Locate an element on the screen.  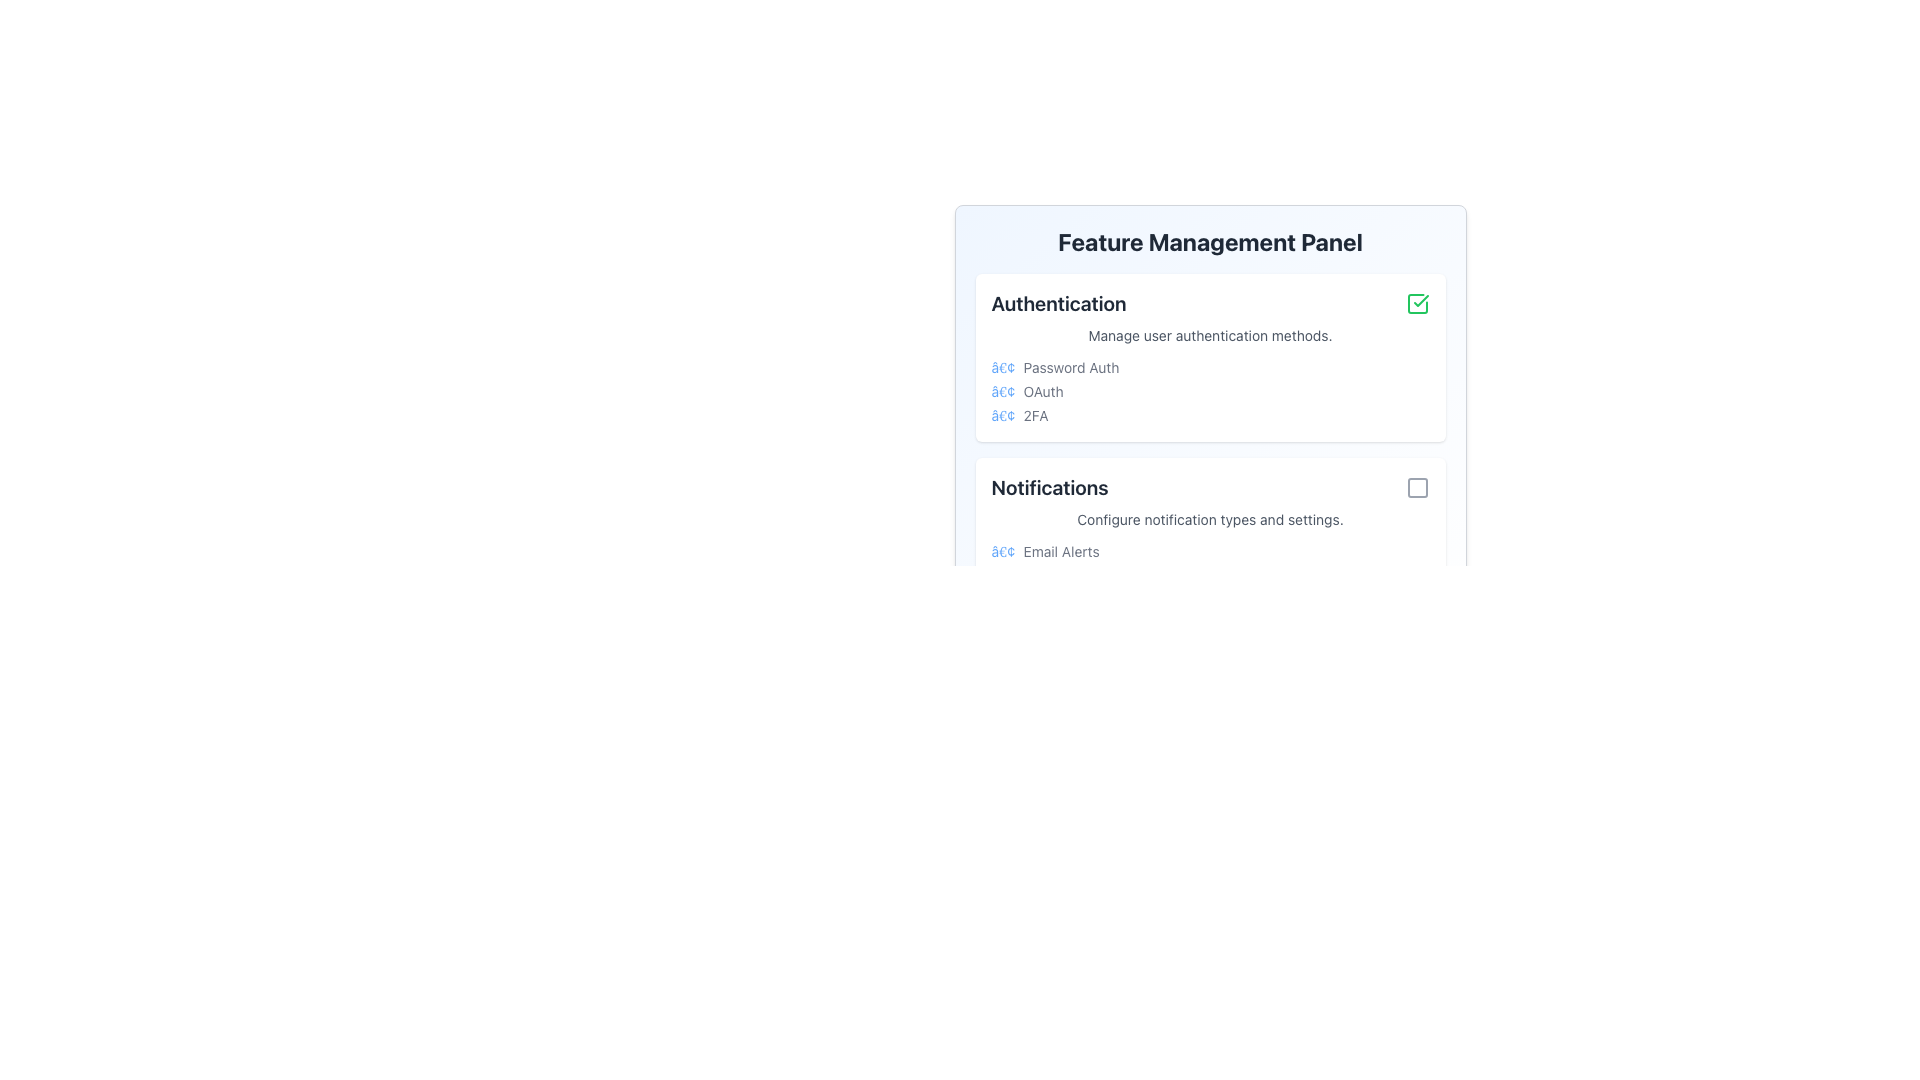
the bullet point that visually indicates the '2FA' list item under the 'Authentication' section, which serves as a decorative element and provides structural clarity is located at coordinates (1003, 415).